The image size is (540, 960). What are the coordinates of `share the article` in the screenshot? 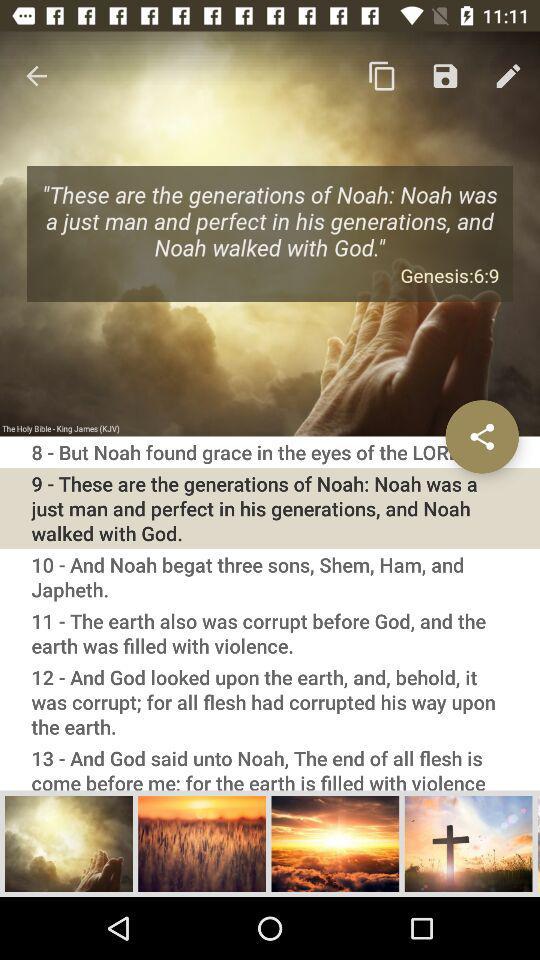 It's located at (481, 436).